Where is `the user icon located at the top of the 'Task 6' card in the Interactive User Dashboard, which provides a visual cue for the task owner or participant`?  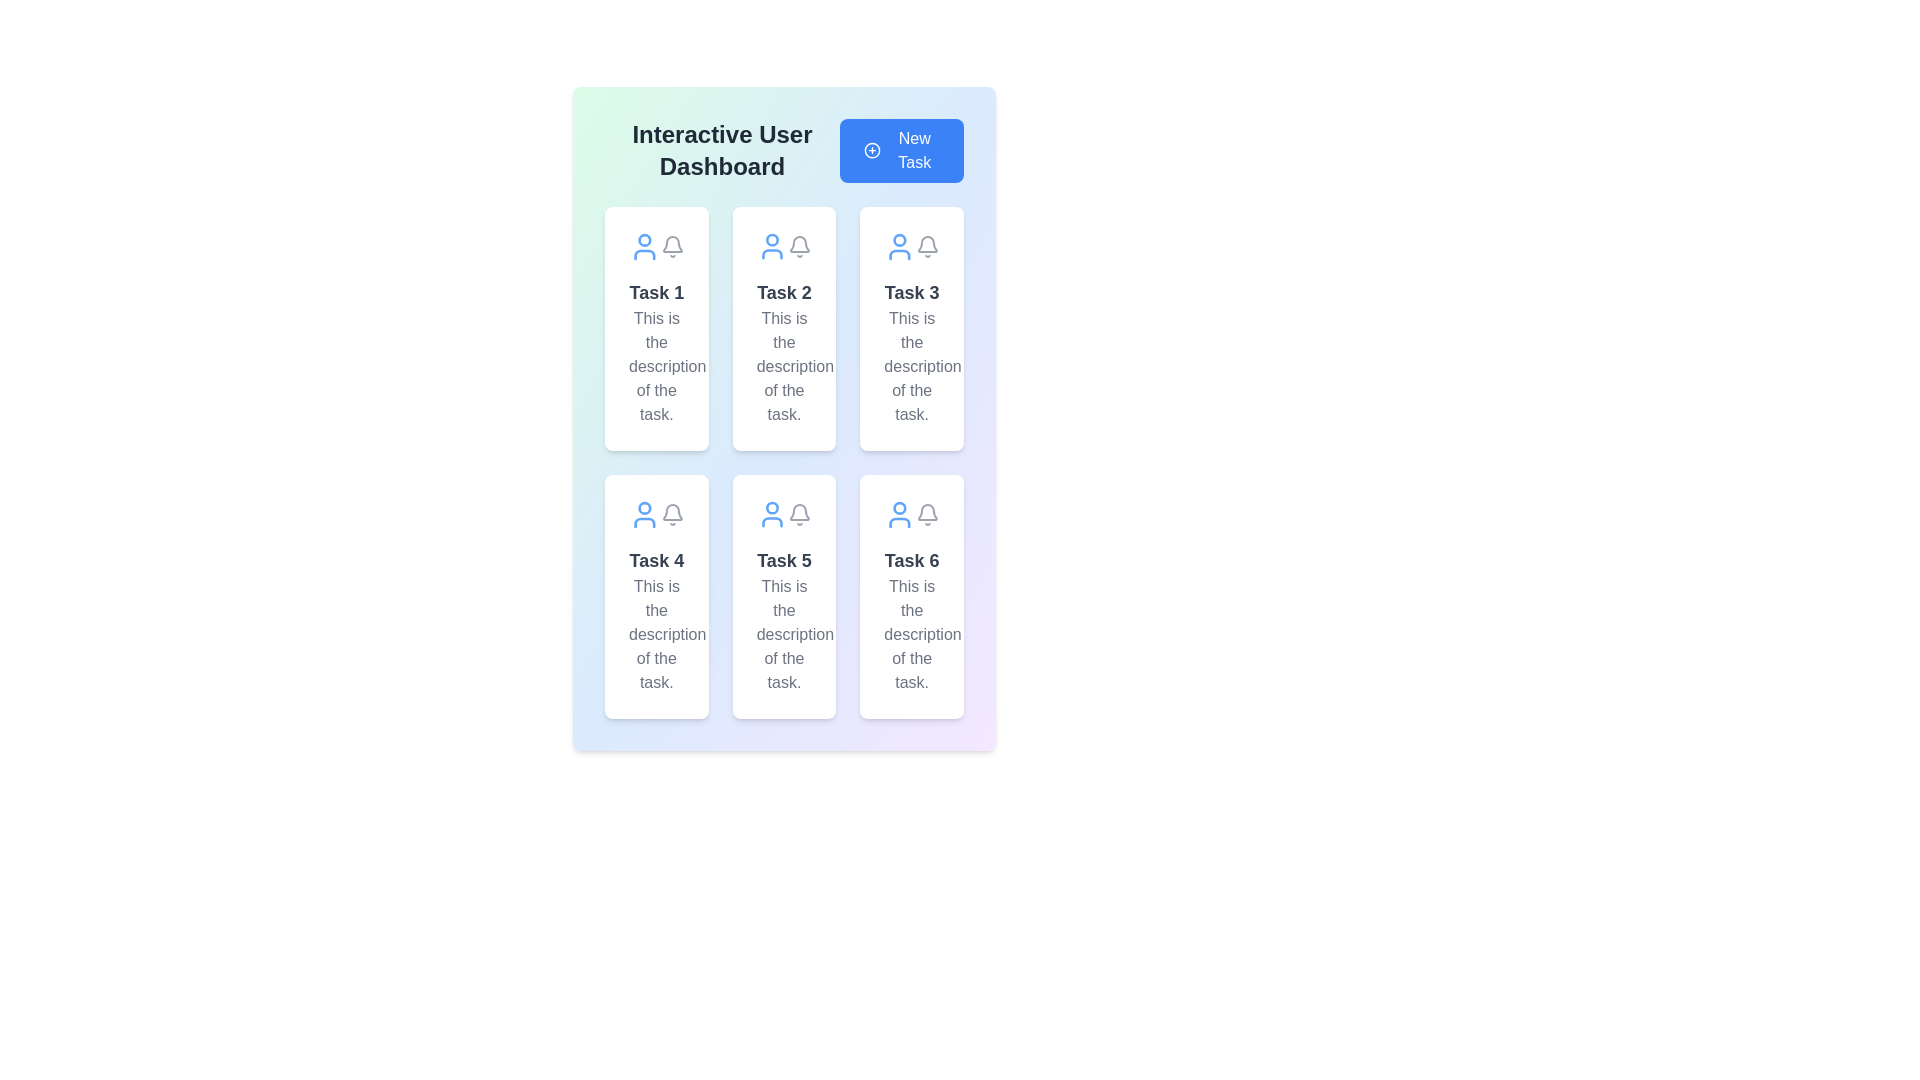
the user icon located at the top of the 'Task 6' card in the Interactive User Dashboard, which provides a visual cue for the task owner or participant is located at coordinates (899, 521).